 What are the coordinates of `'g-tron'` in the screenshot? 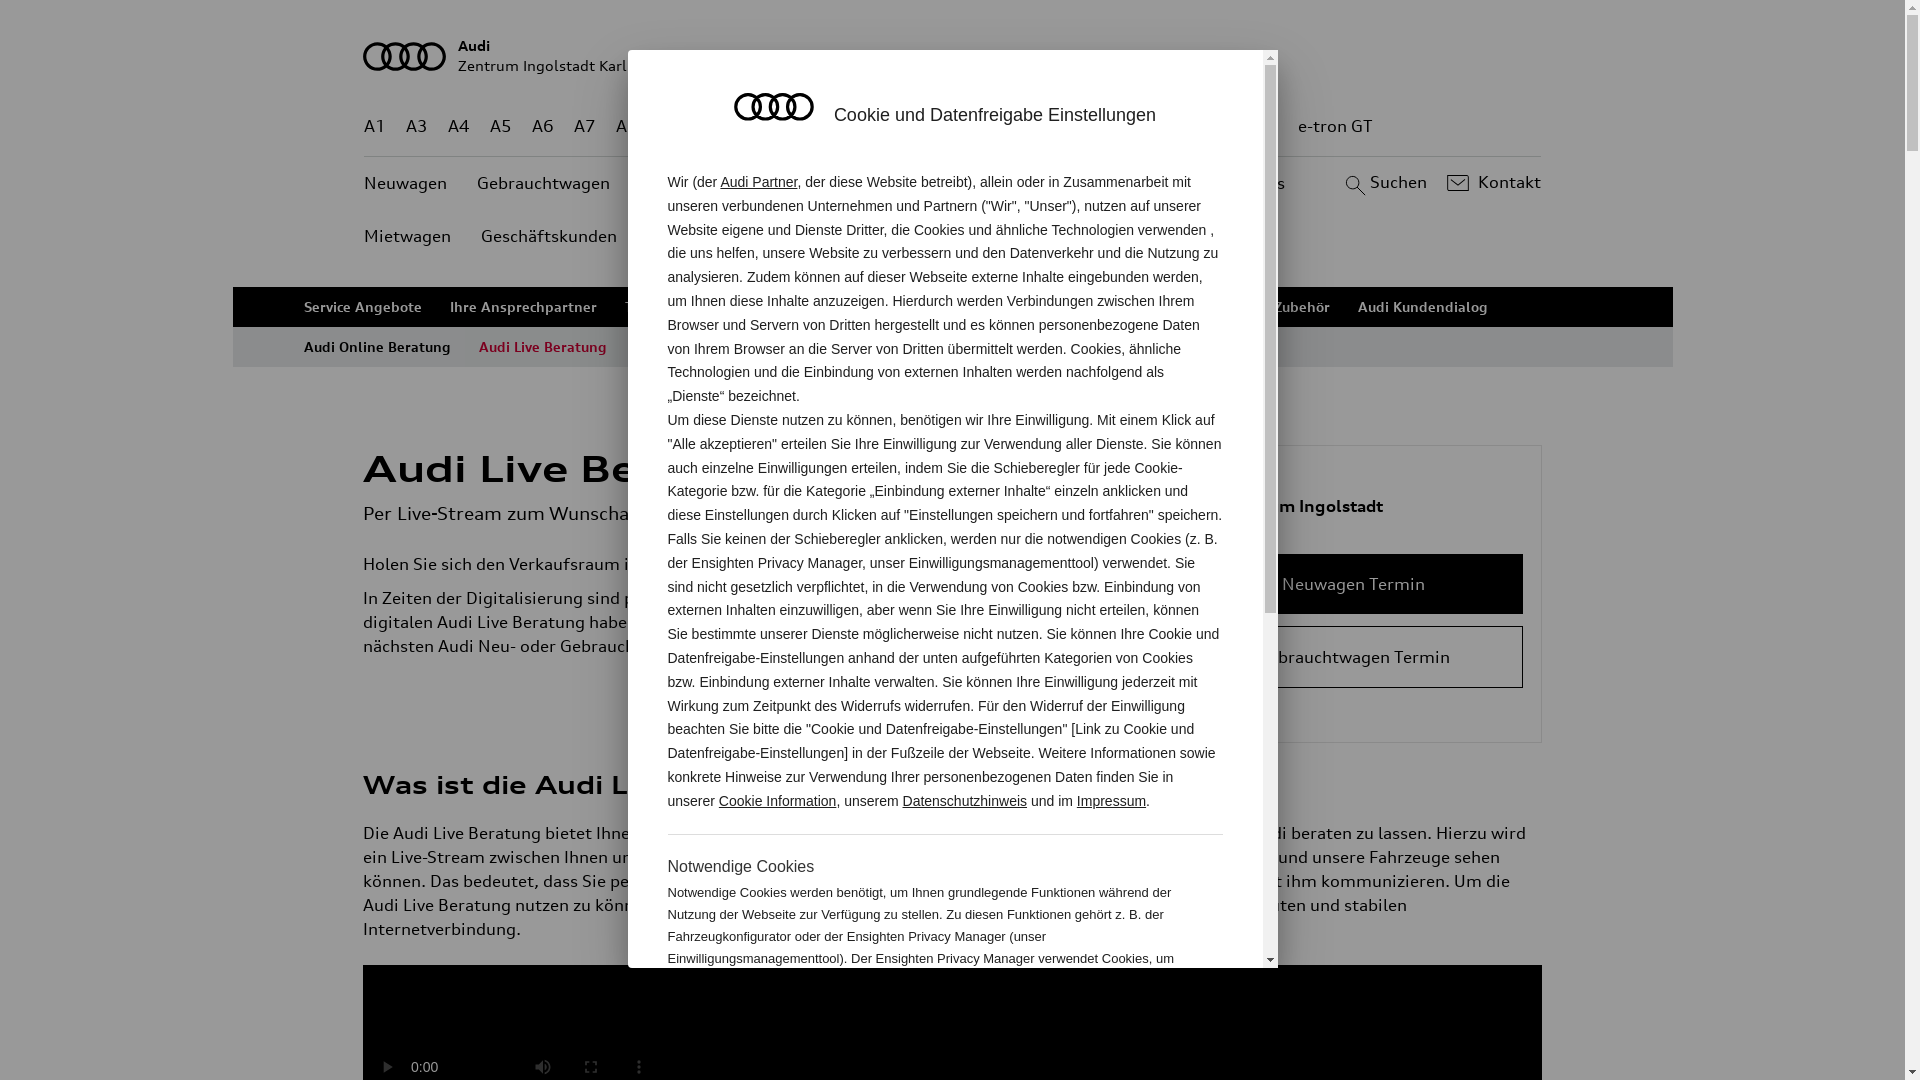 It's located at (1251, 126).